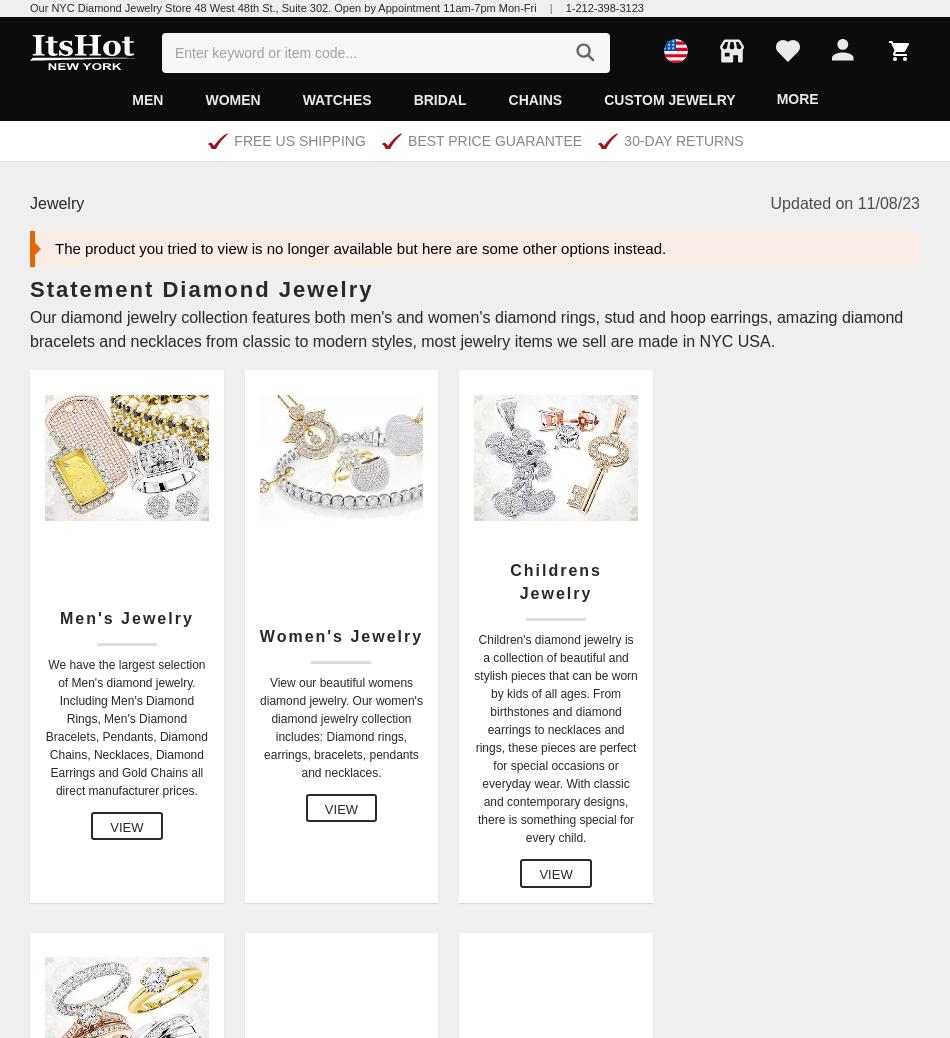  I want to click on 'Children's diamond jewelry is a collection of beautiful and stylish pieces that can be worn by kids of all ages. From birthstones and diamond earrings to necklaces and rings, these pieces are perfect for special occasions or everyday wear. With classic and contemporary designs, there is something special for every child.', so click(555, 737).